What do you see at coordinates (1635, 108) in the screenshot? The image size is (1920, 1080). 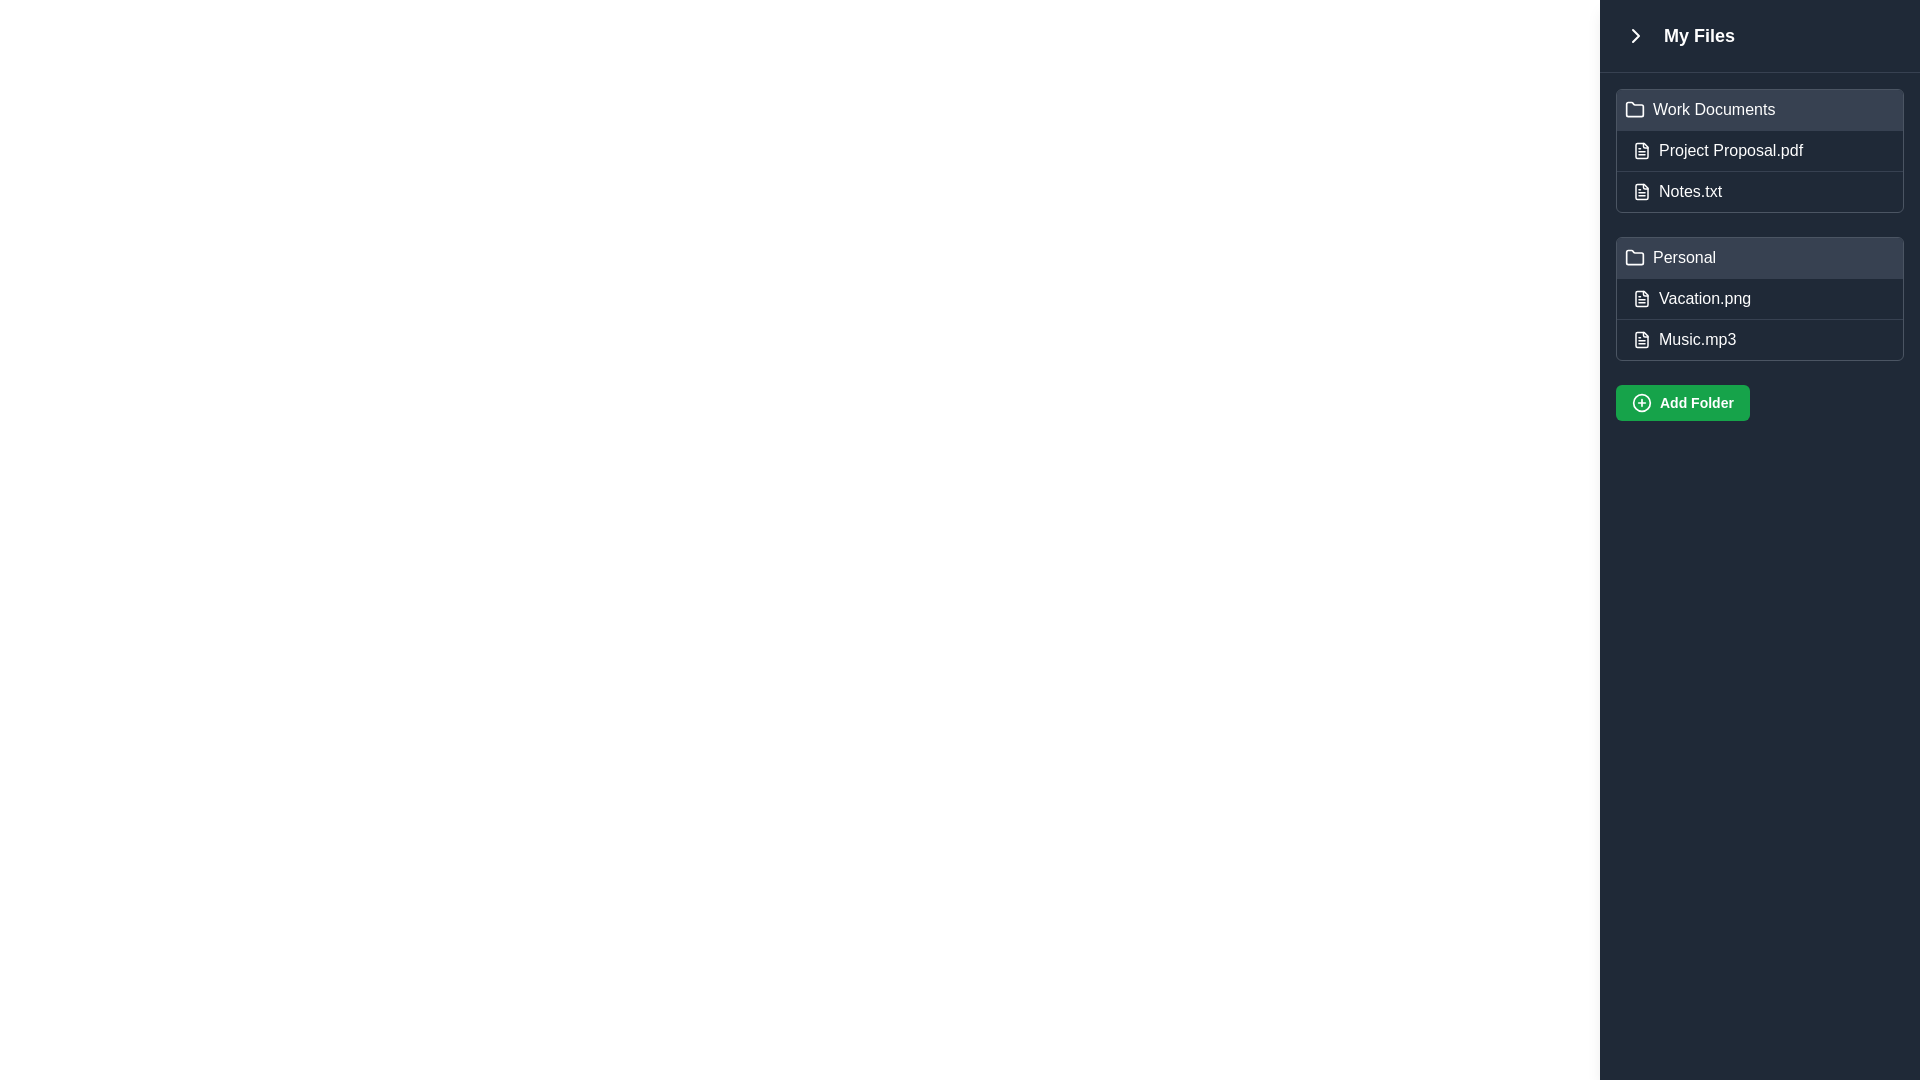 I see `the decorative folder icon for 'Work Documents' located in the file navigation pane on the right side of the interface` at bounding box center [1635, 108].